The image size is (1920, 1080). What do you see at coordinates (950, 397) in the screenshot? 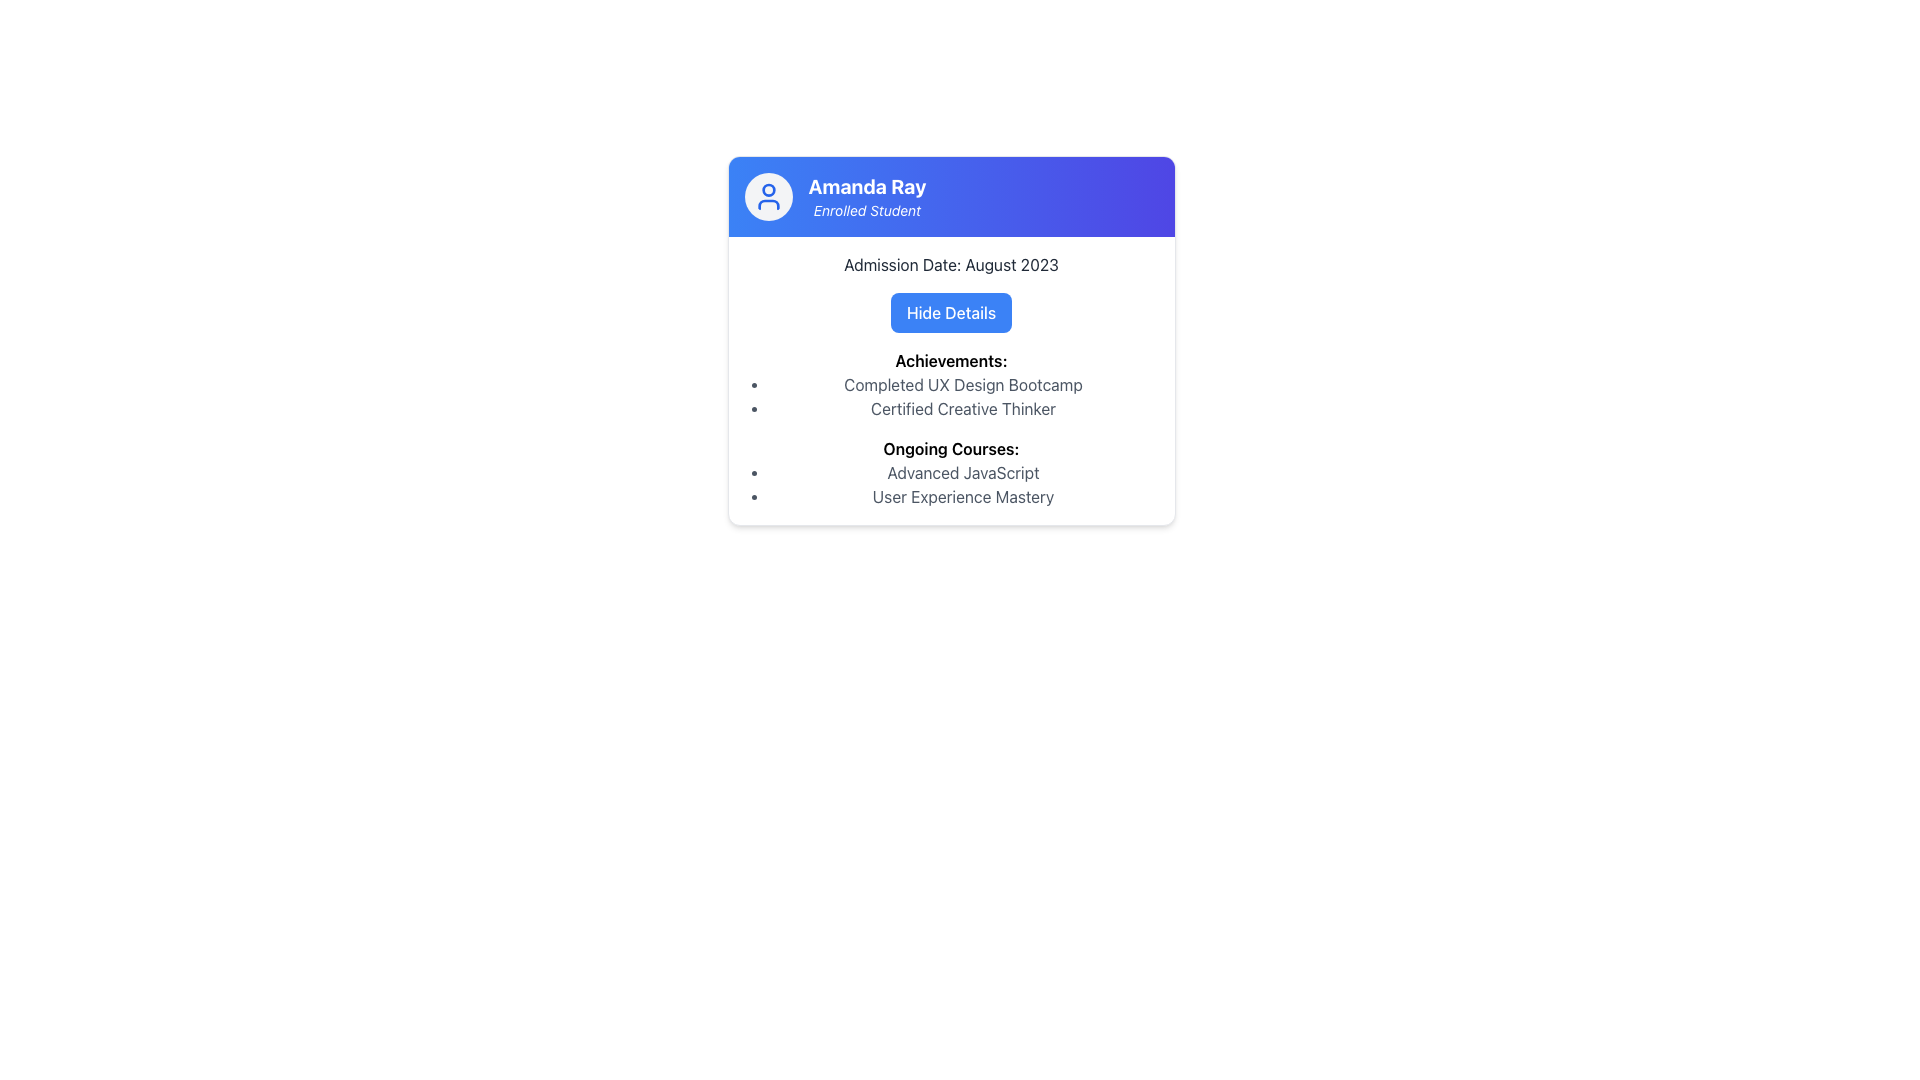
I see `text from the Bullet list element displaying 'Completed UX Design Bootcamp' and 'Certified Creative Thinker' under the 'Achievements:' section` at bounding box center [950, 397].